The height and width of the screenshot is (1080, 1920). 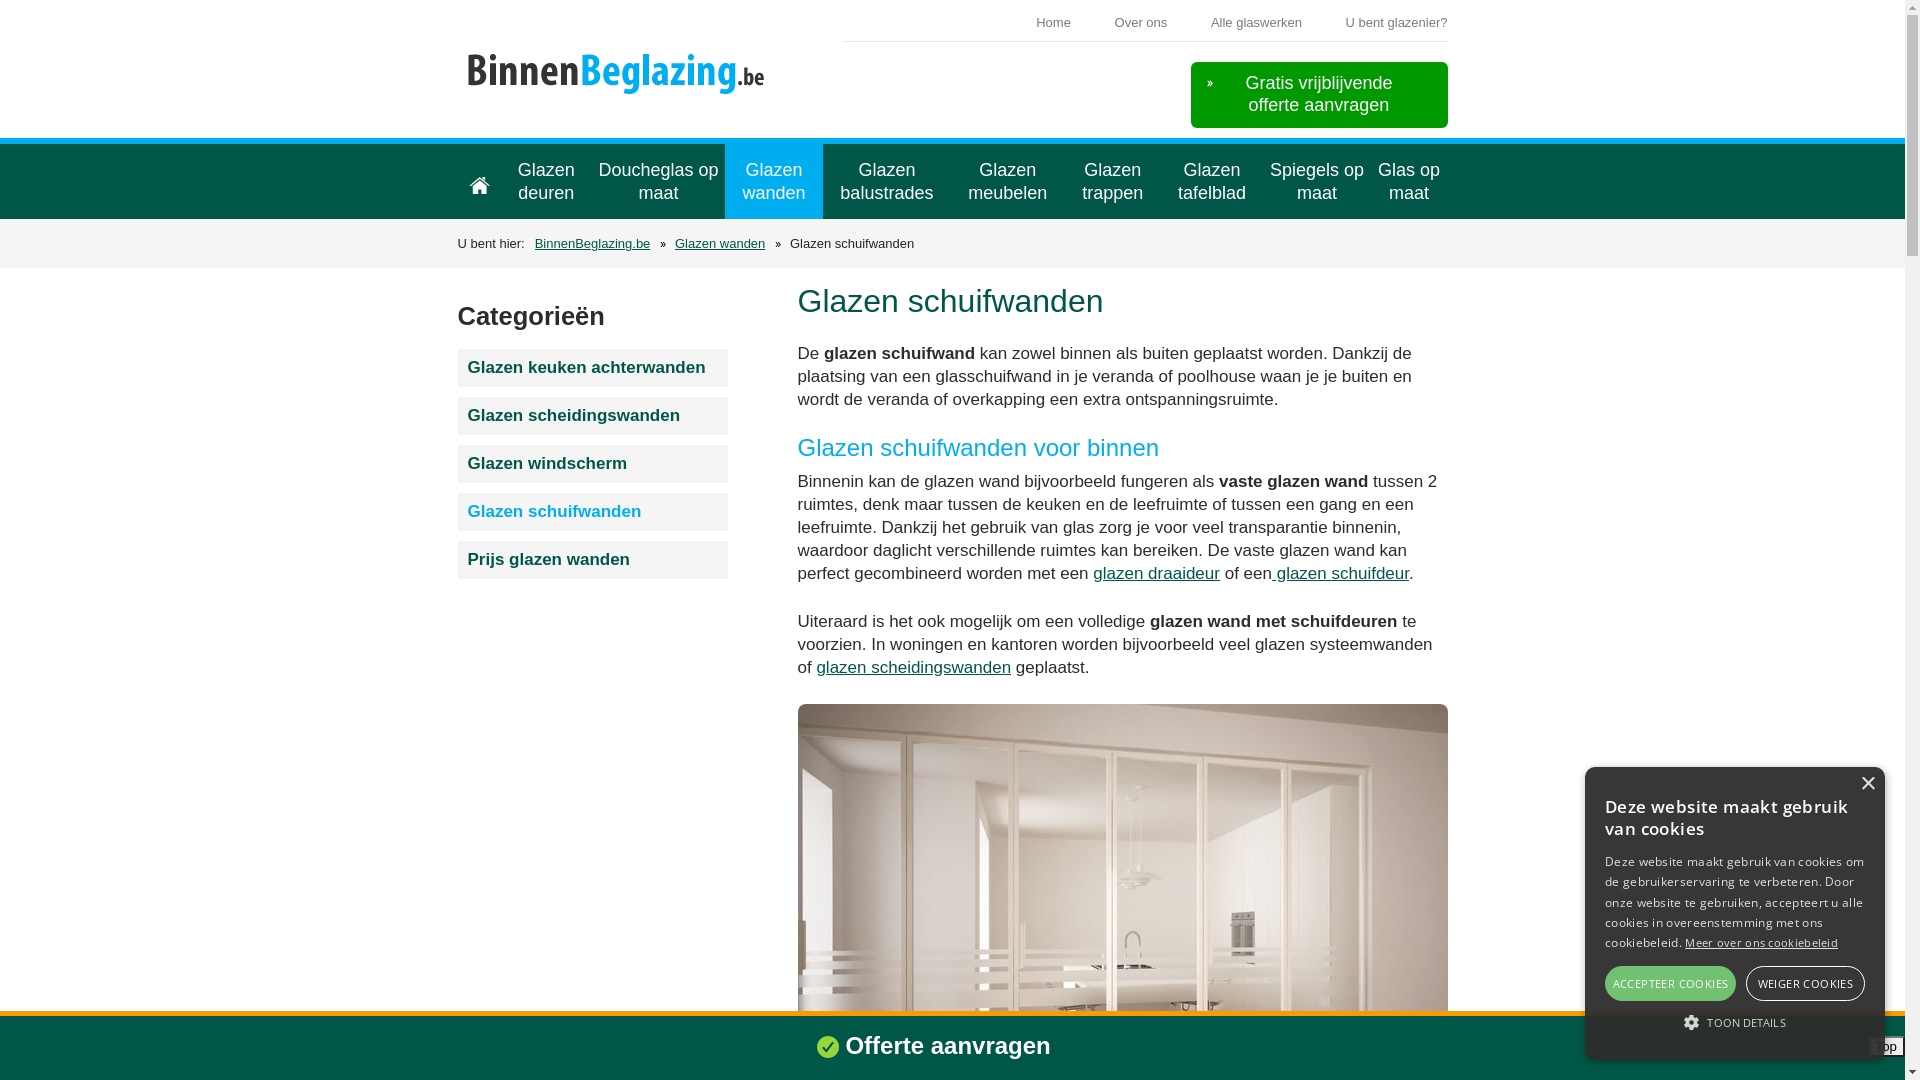 What do you see at coordinates (463, 79) in the screenshot?
I see `'BinnenBeglazing.be'` at bounding box center [463, 79].